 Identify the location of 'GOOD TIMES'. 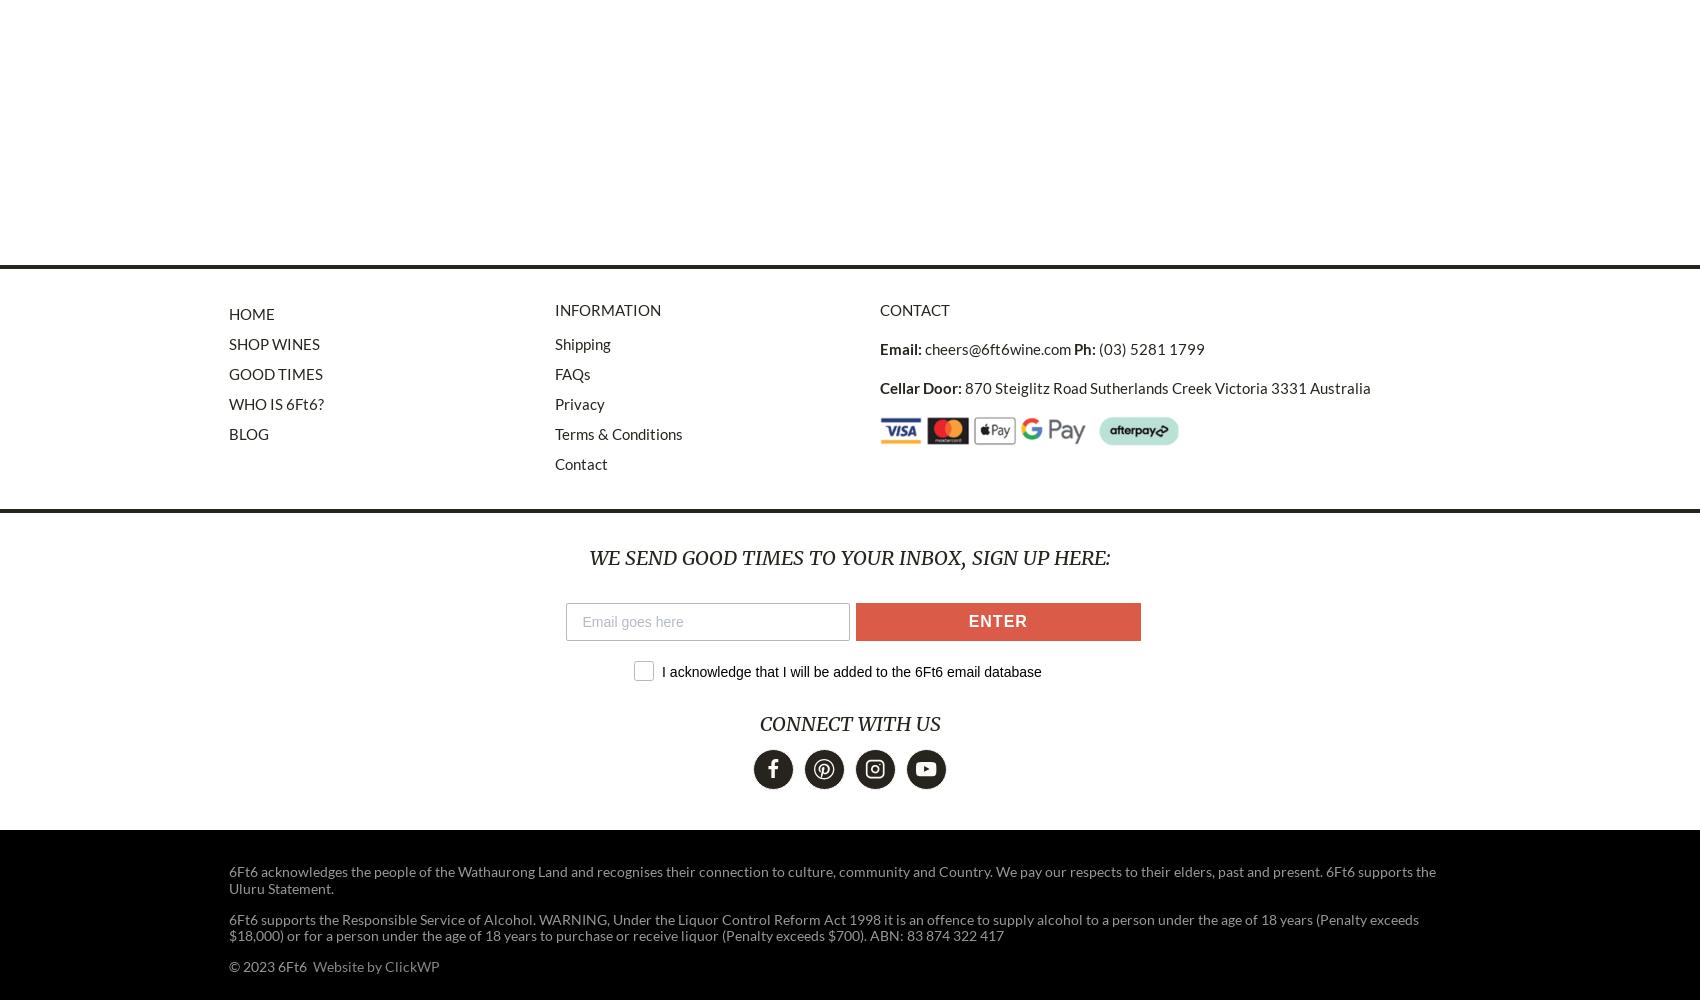
(276, 372).